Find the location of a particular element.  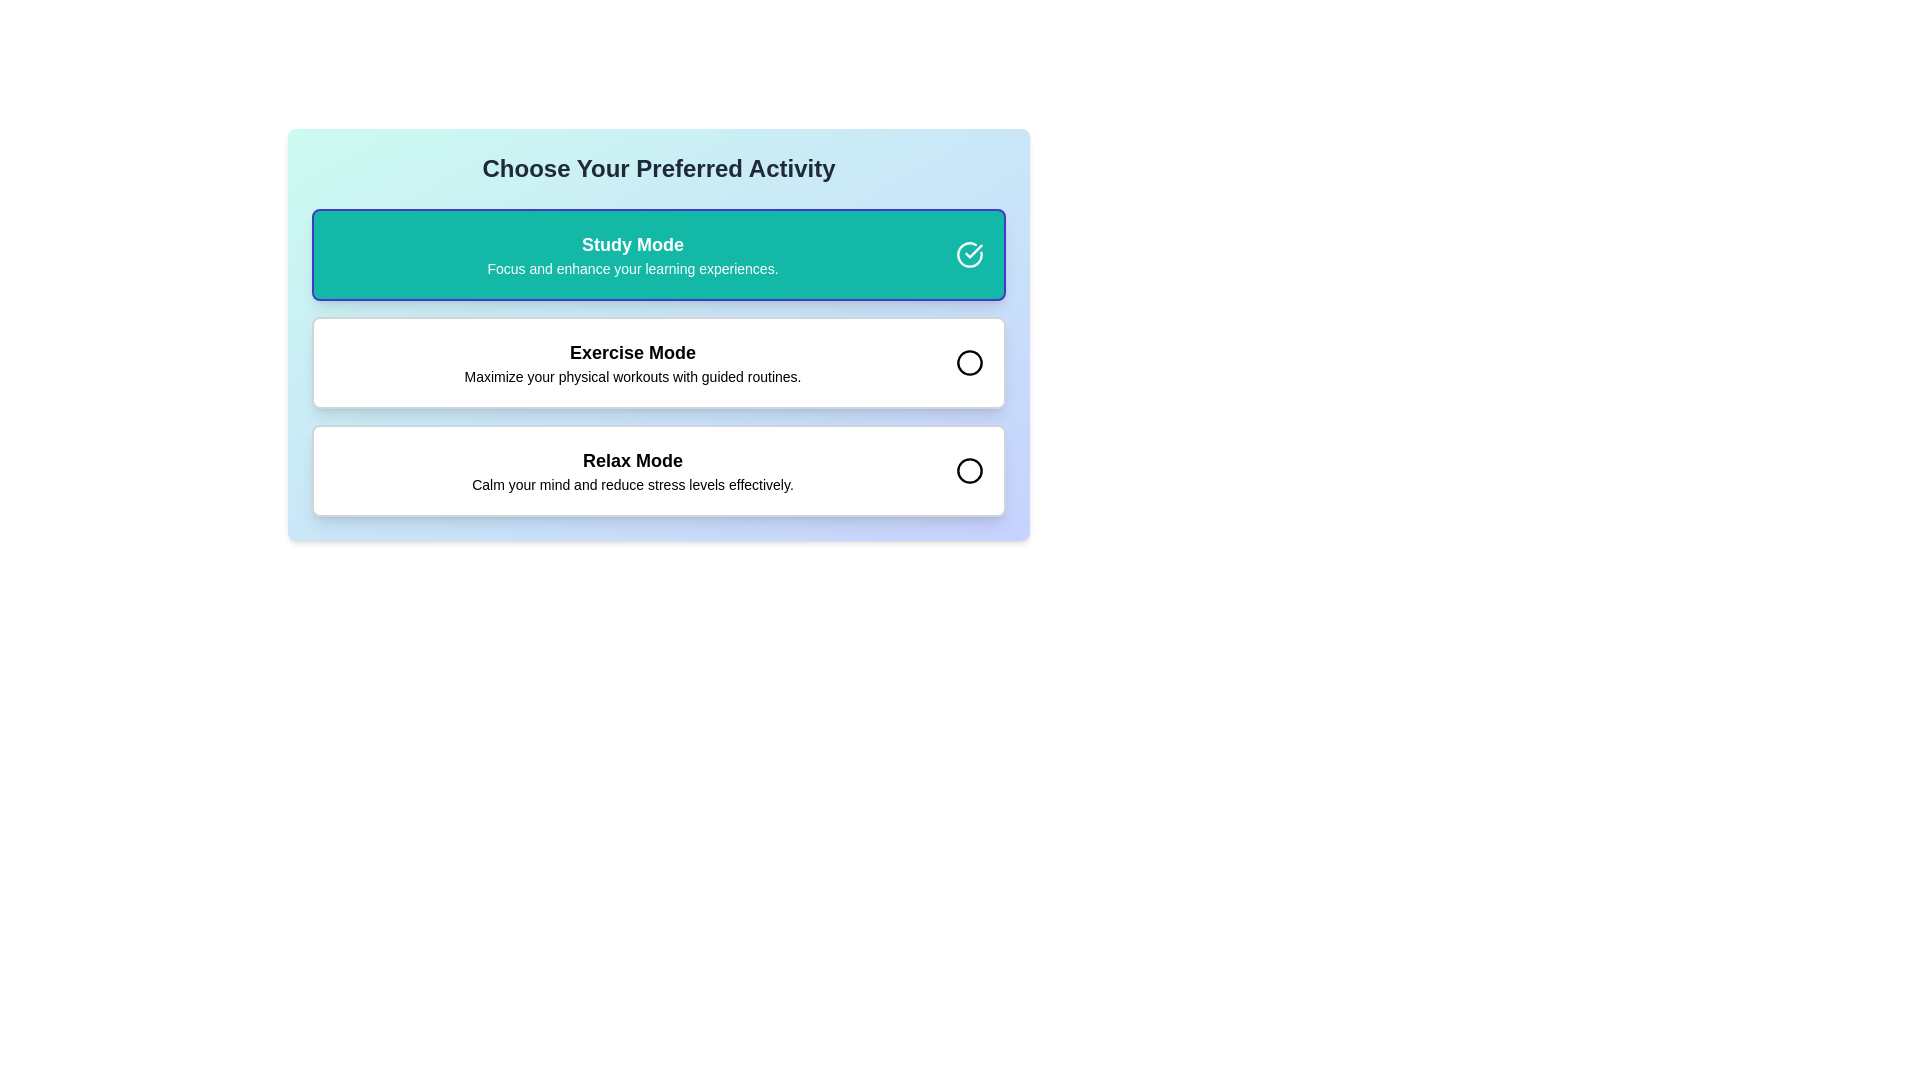

the third option in the vertically arranged list of activity options that presents a relaxation mode, located between 'Exercise Mode' and a circular selection control is located at coordinates (632, 470).